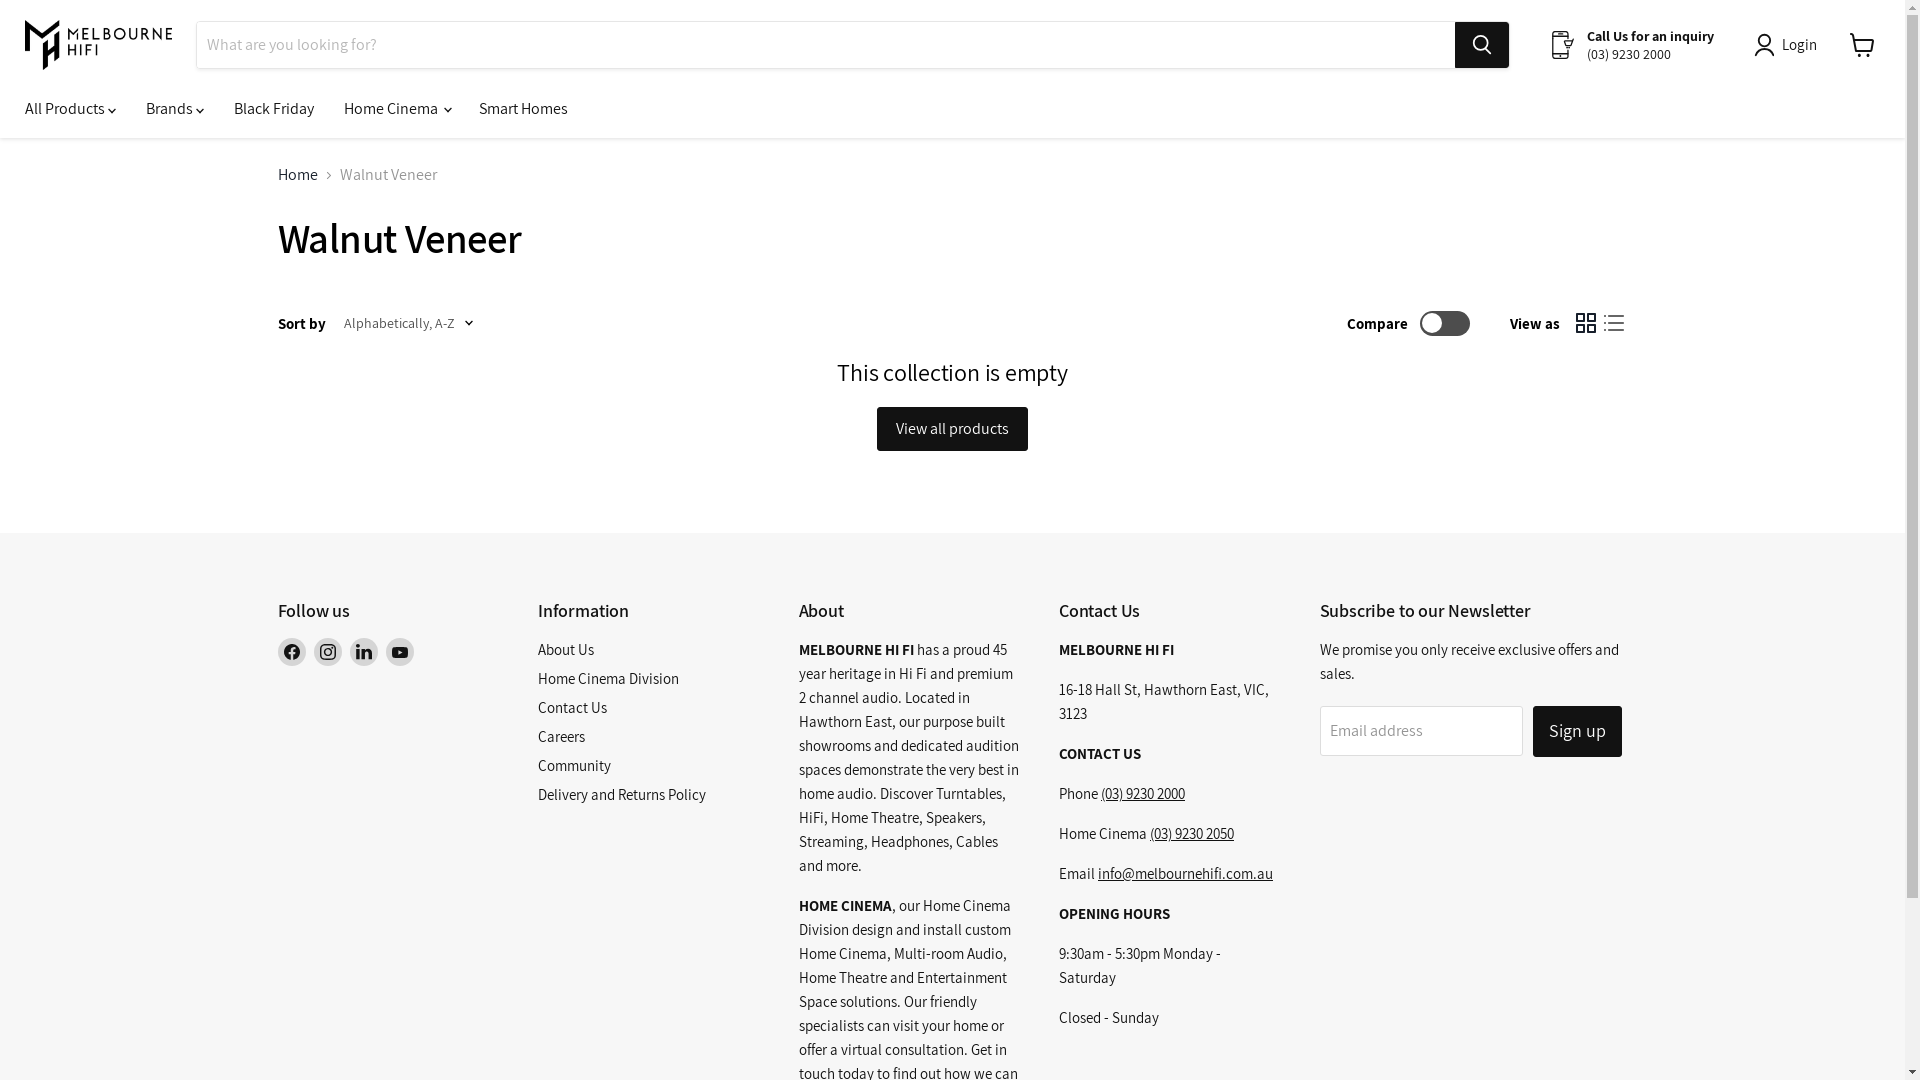 This screenshot has height=1080, width=1920. Describe the element at coordinates (573, 765) in the screenshot. I see `'Community'` at that location.